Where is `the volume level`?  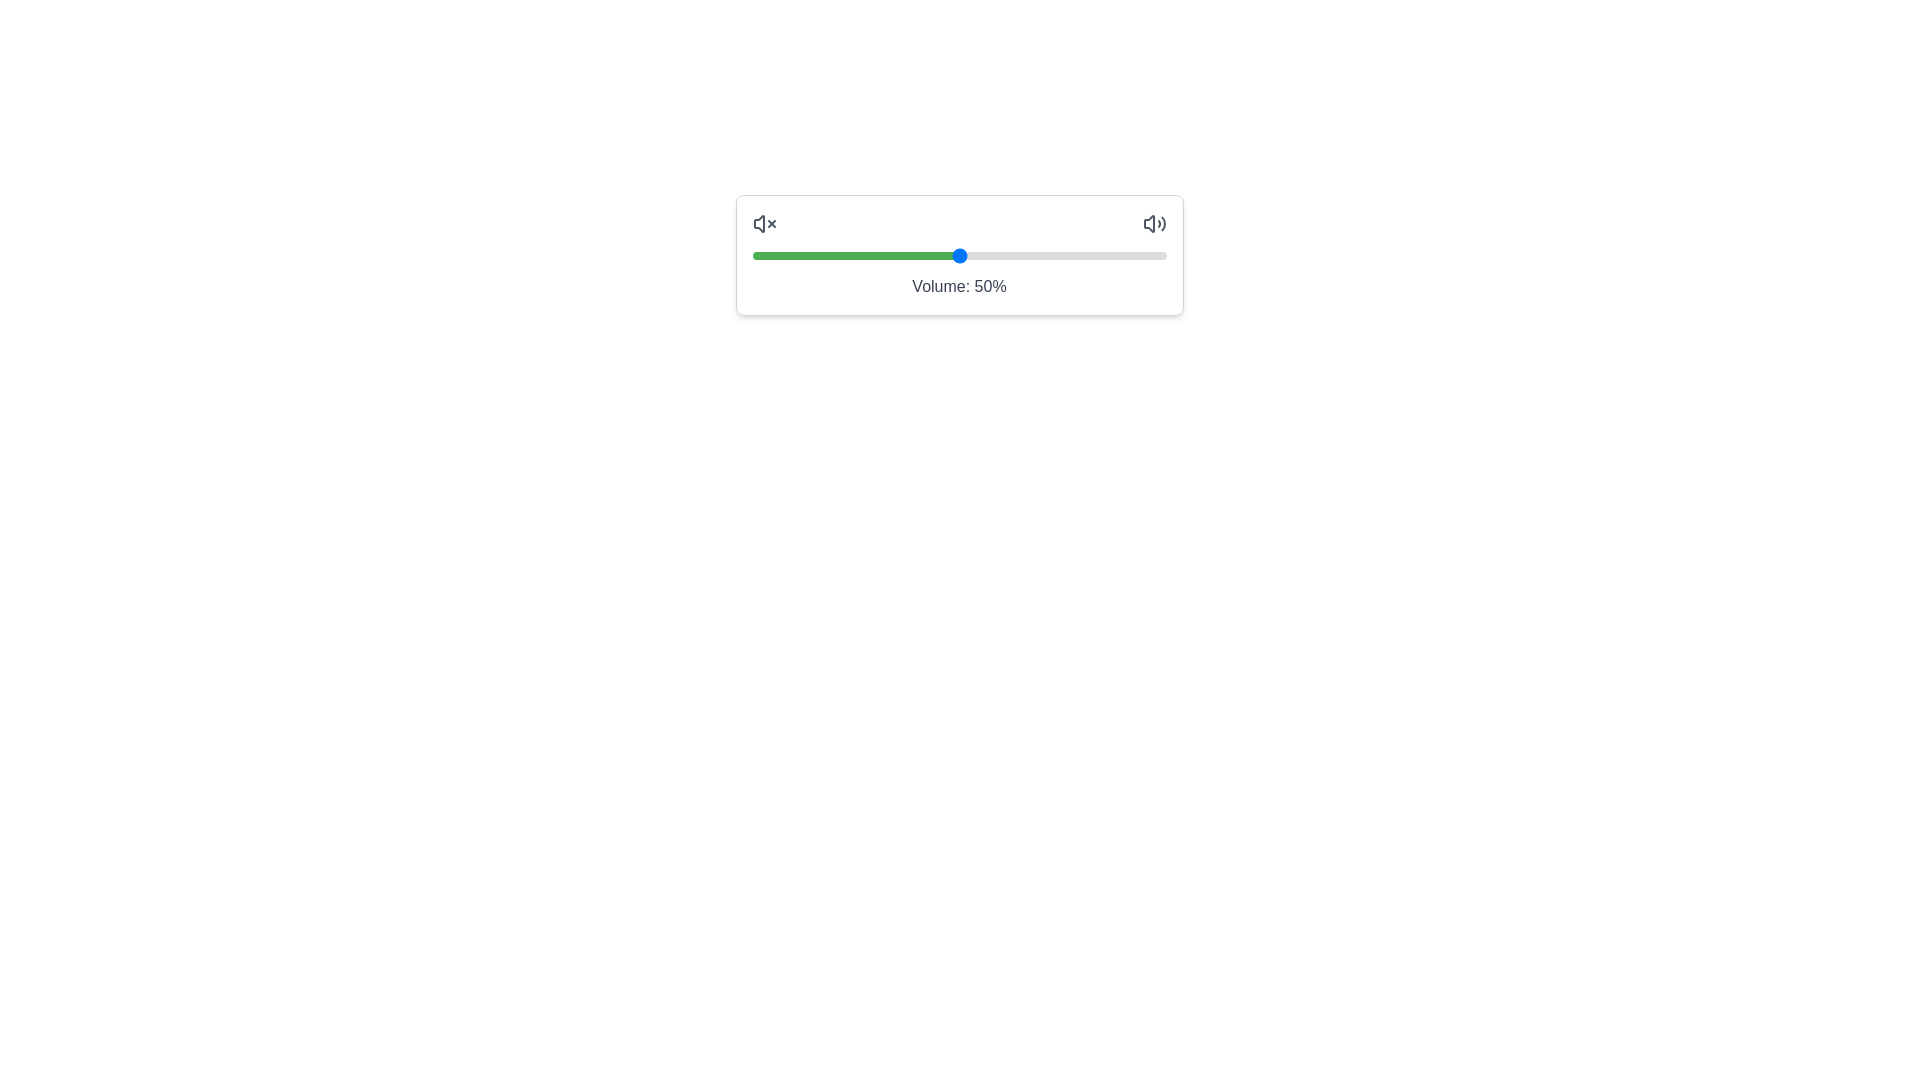
the volume level is located at coordinates (963, 254).